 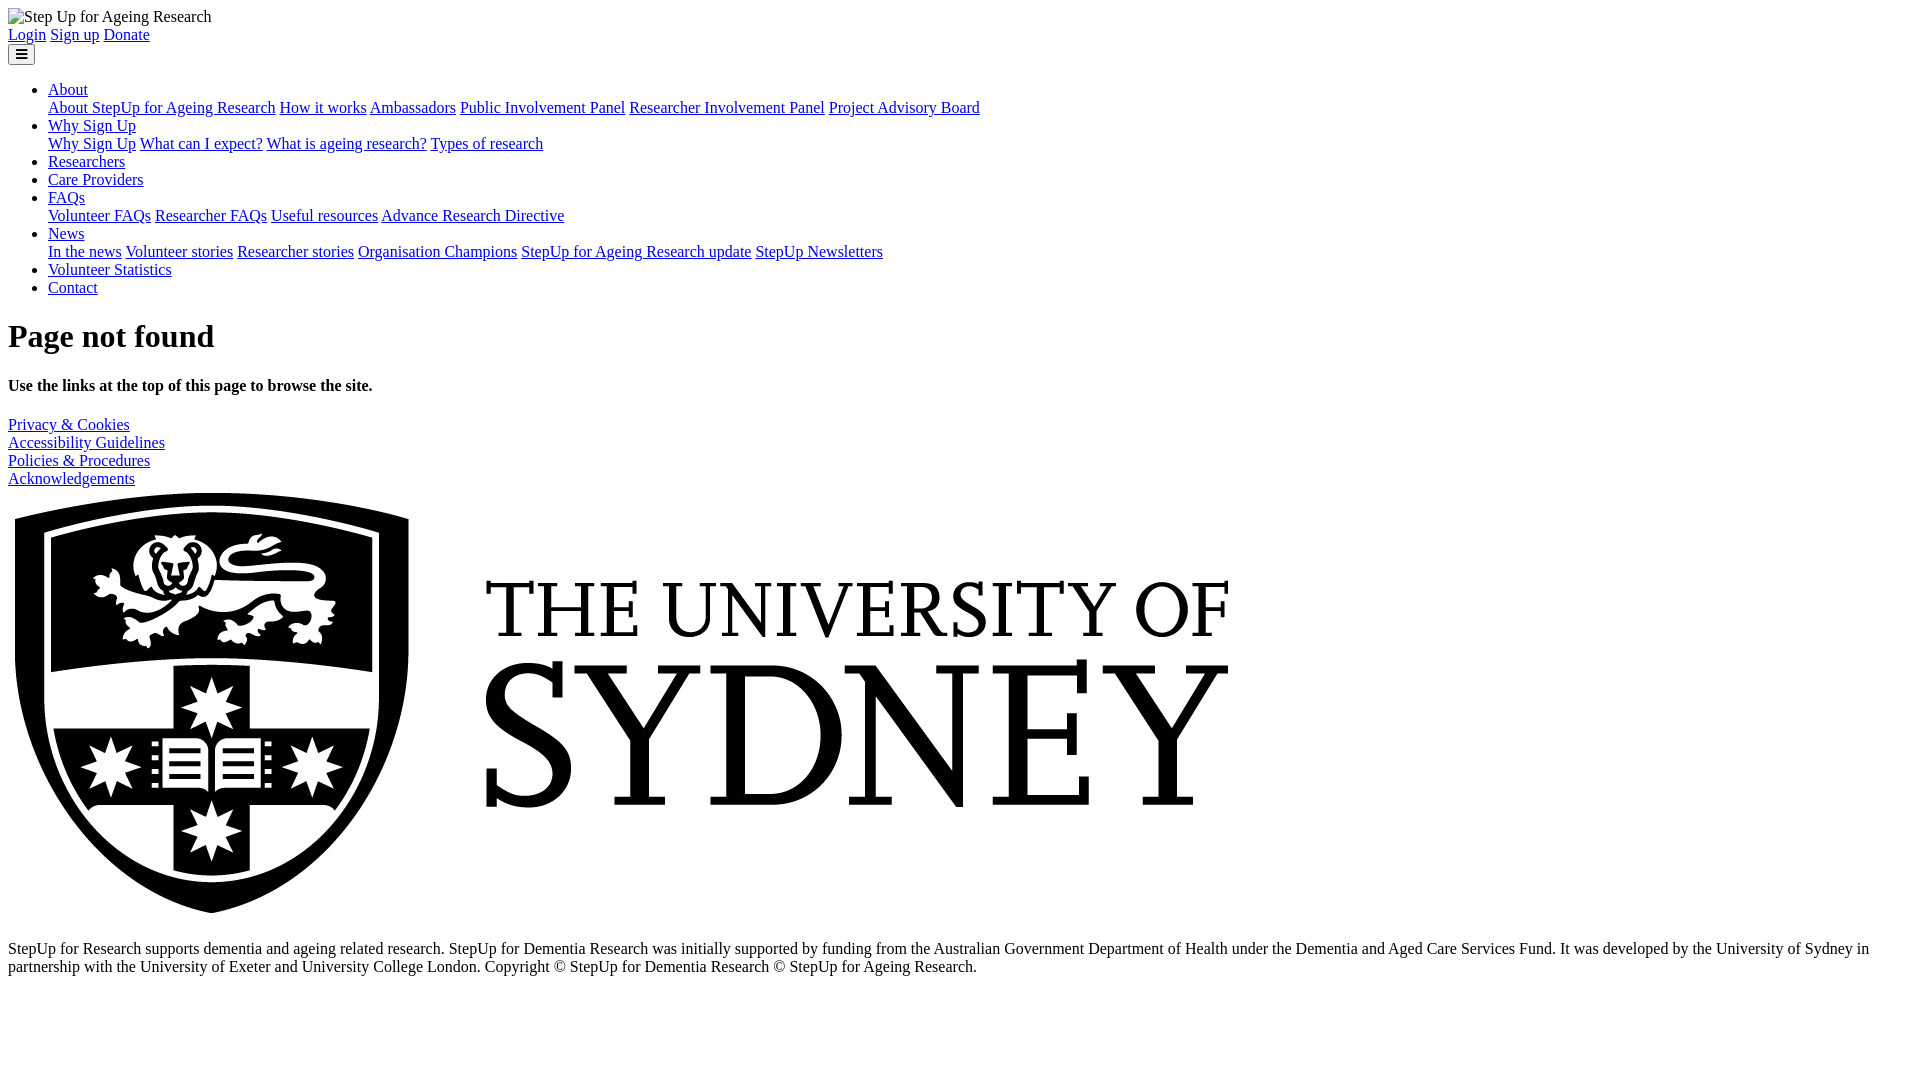 I want to click on 'Why Sign Up', so click(x=90, y=125).